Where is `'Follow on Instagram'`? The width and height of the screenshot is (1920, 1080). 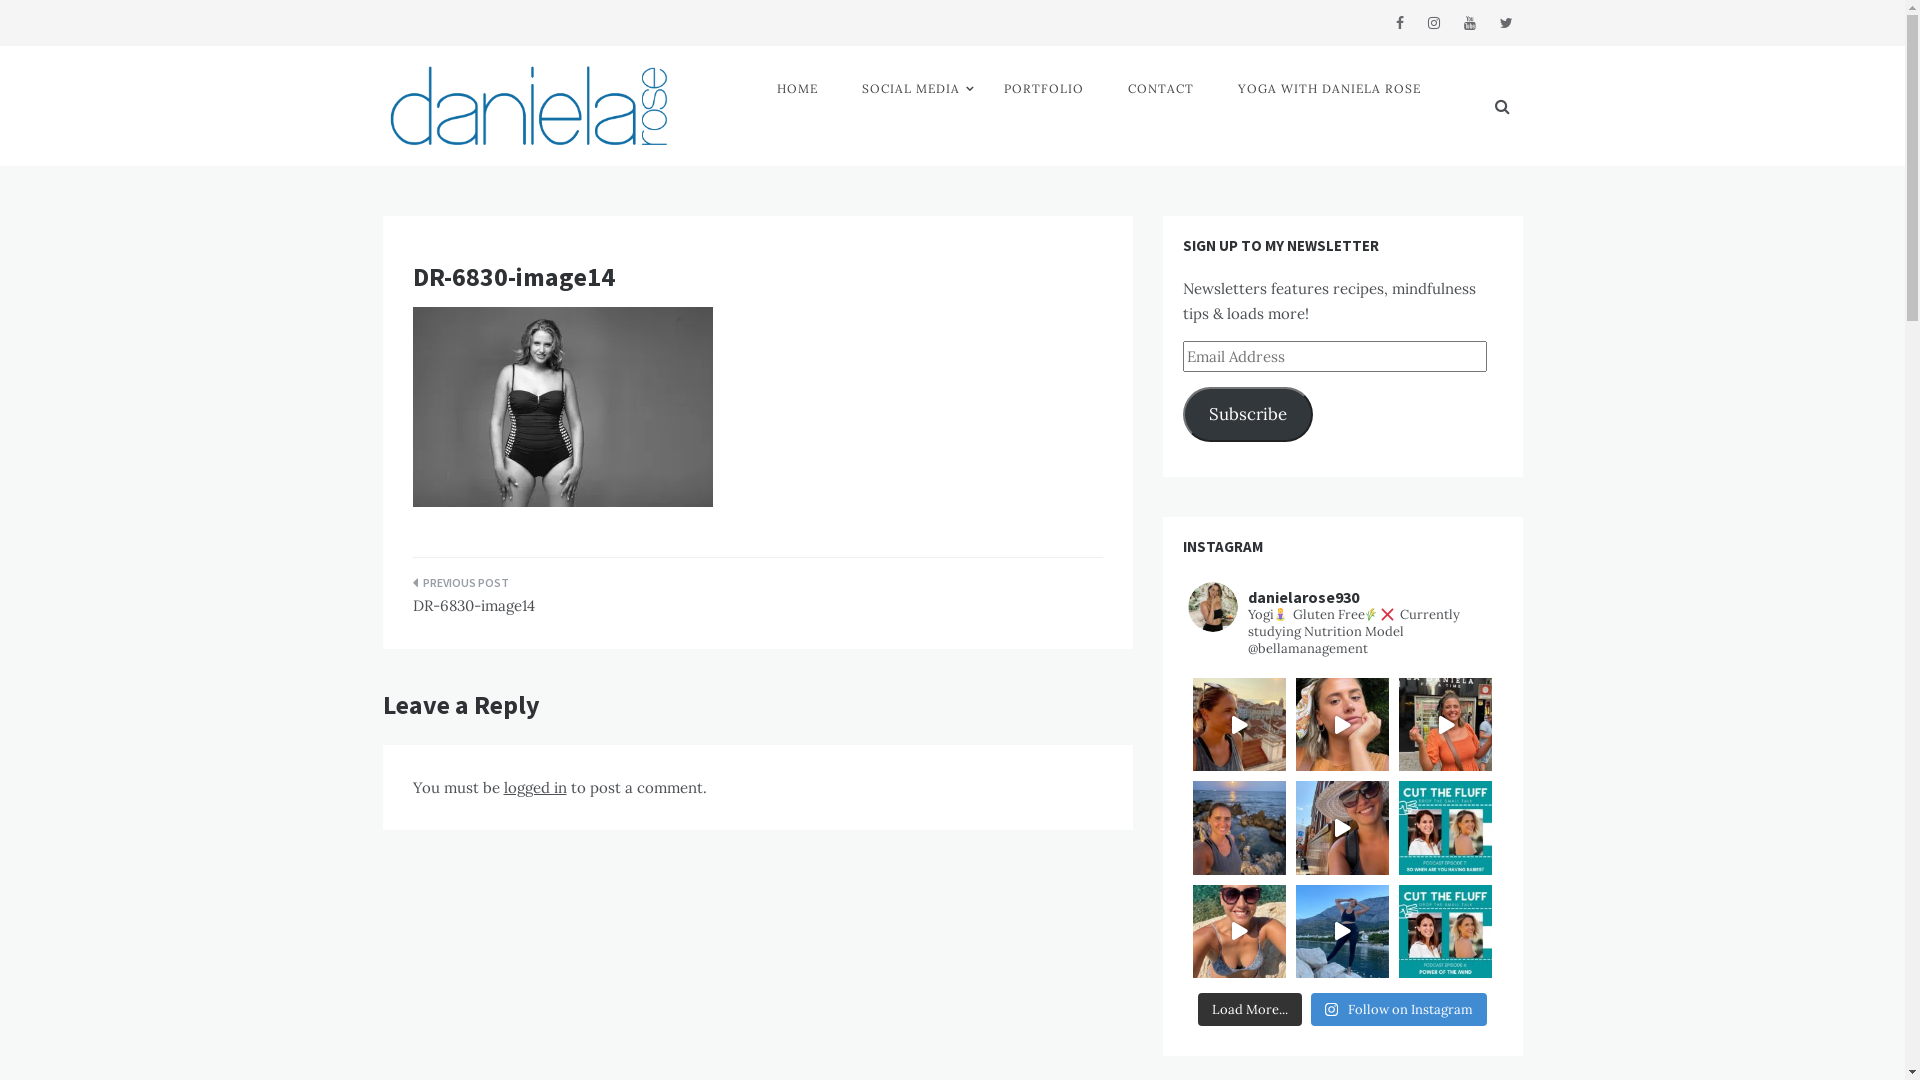 'Follow on Instagram' is located at coordinates (1397, 1010).